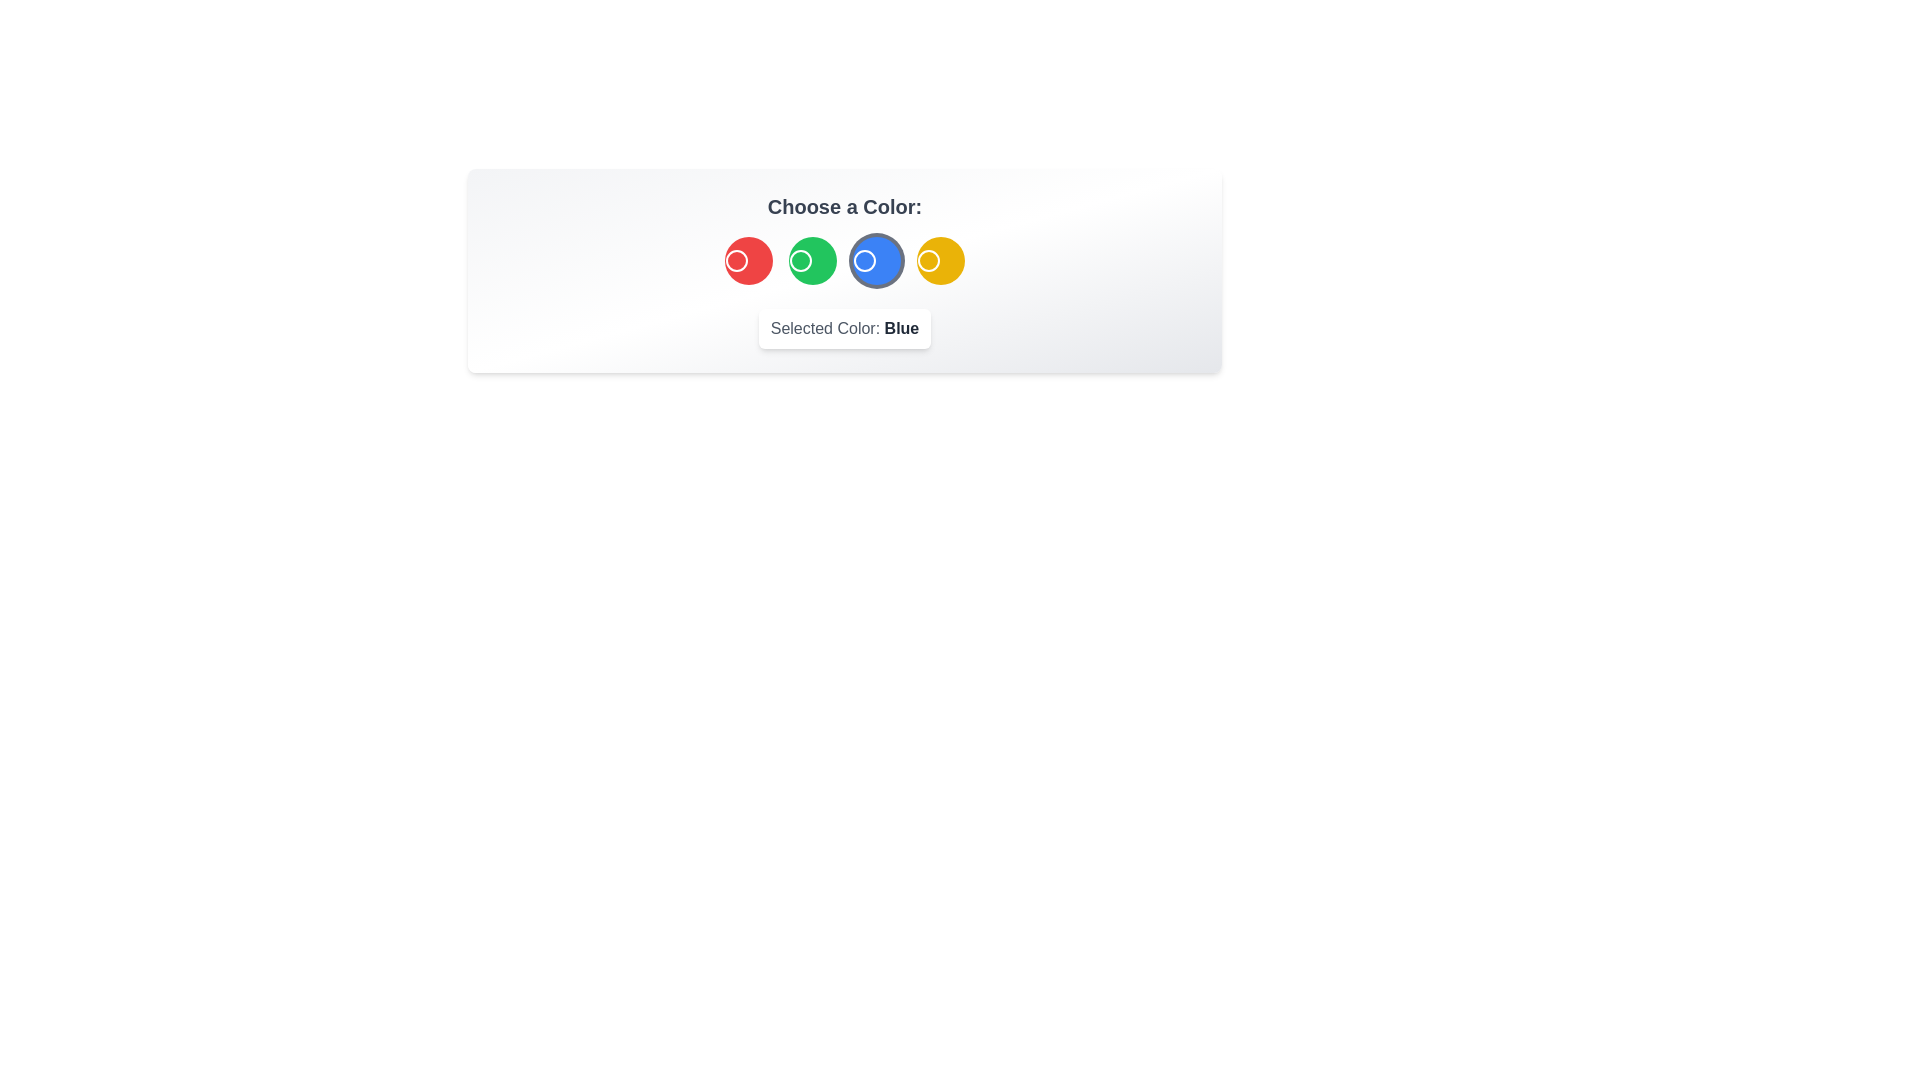  I want to click on the color button corresponding to Blue, so click(877, 260).